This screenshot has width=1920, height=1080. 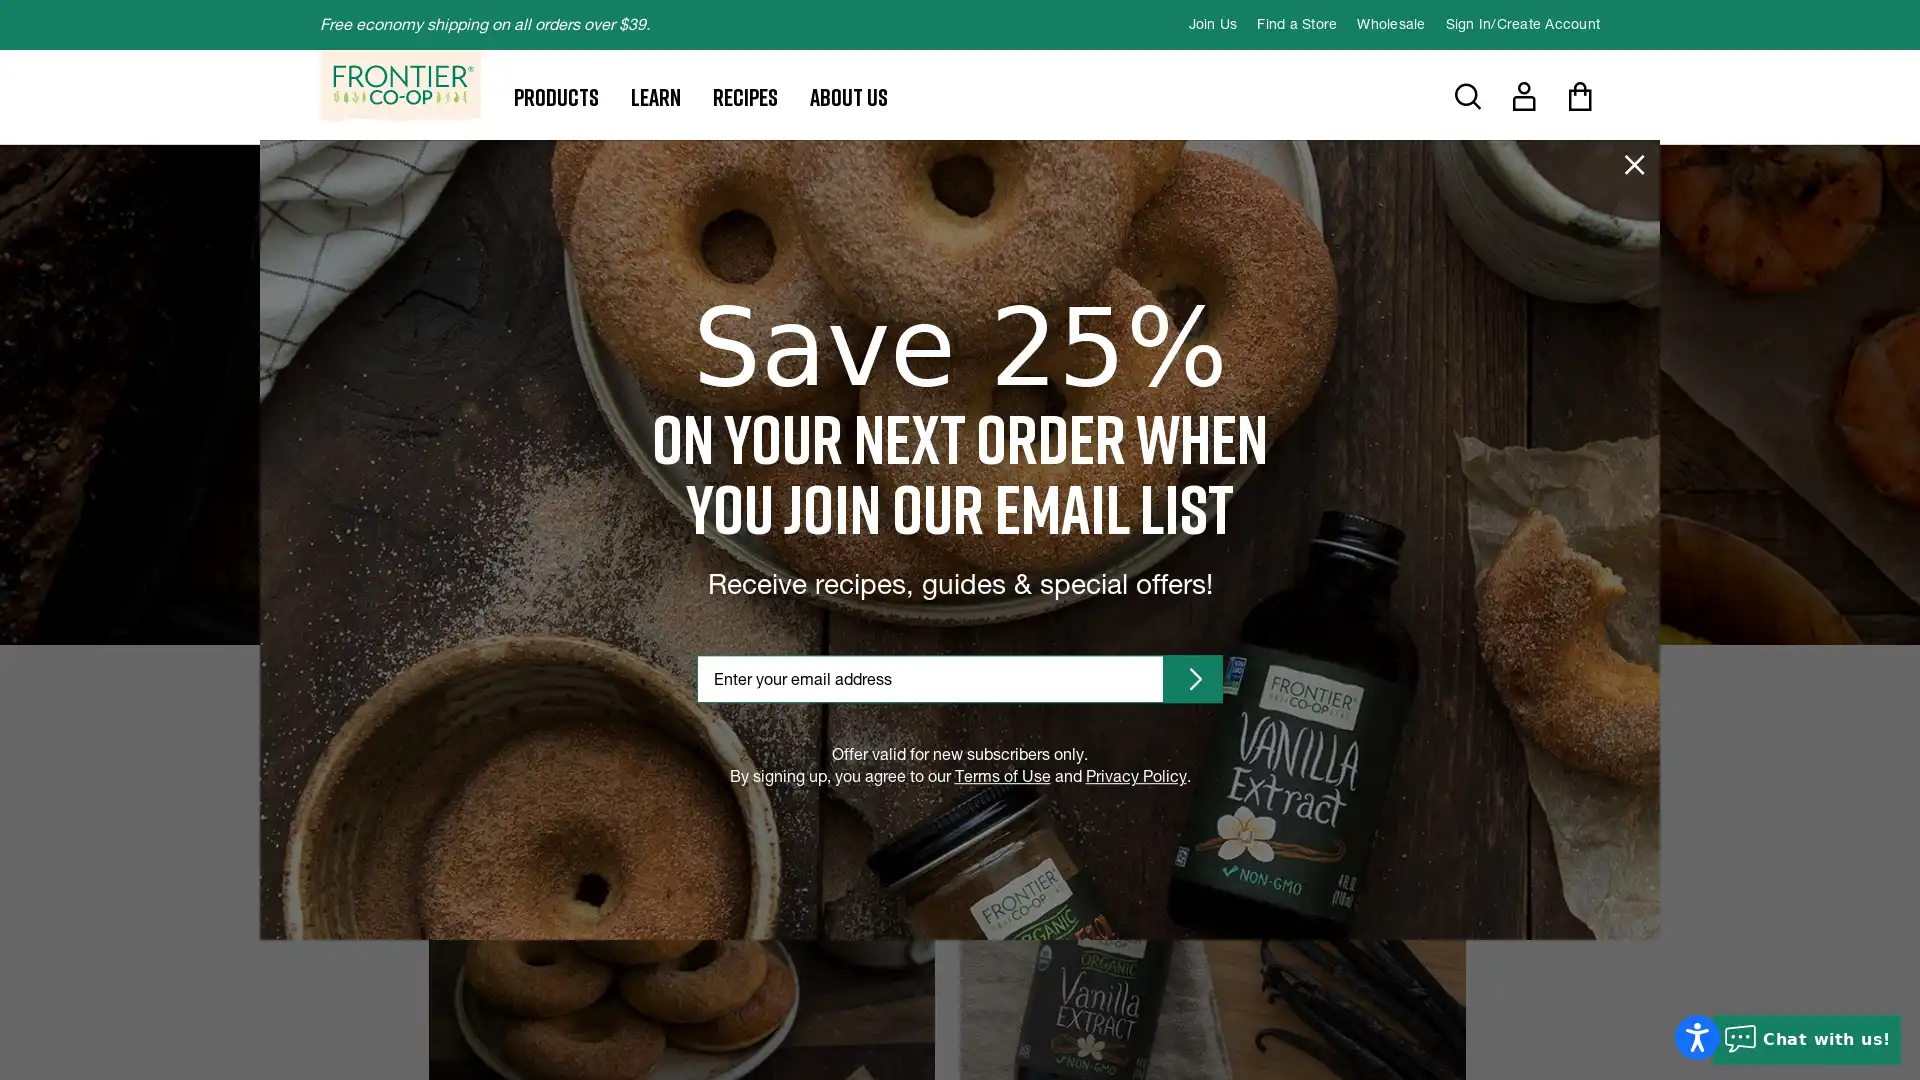 What do you see at coordinates (1578, 96) in the screenshot?
I see `My Cart` at bounding box center [1578, 96].